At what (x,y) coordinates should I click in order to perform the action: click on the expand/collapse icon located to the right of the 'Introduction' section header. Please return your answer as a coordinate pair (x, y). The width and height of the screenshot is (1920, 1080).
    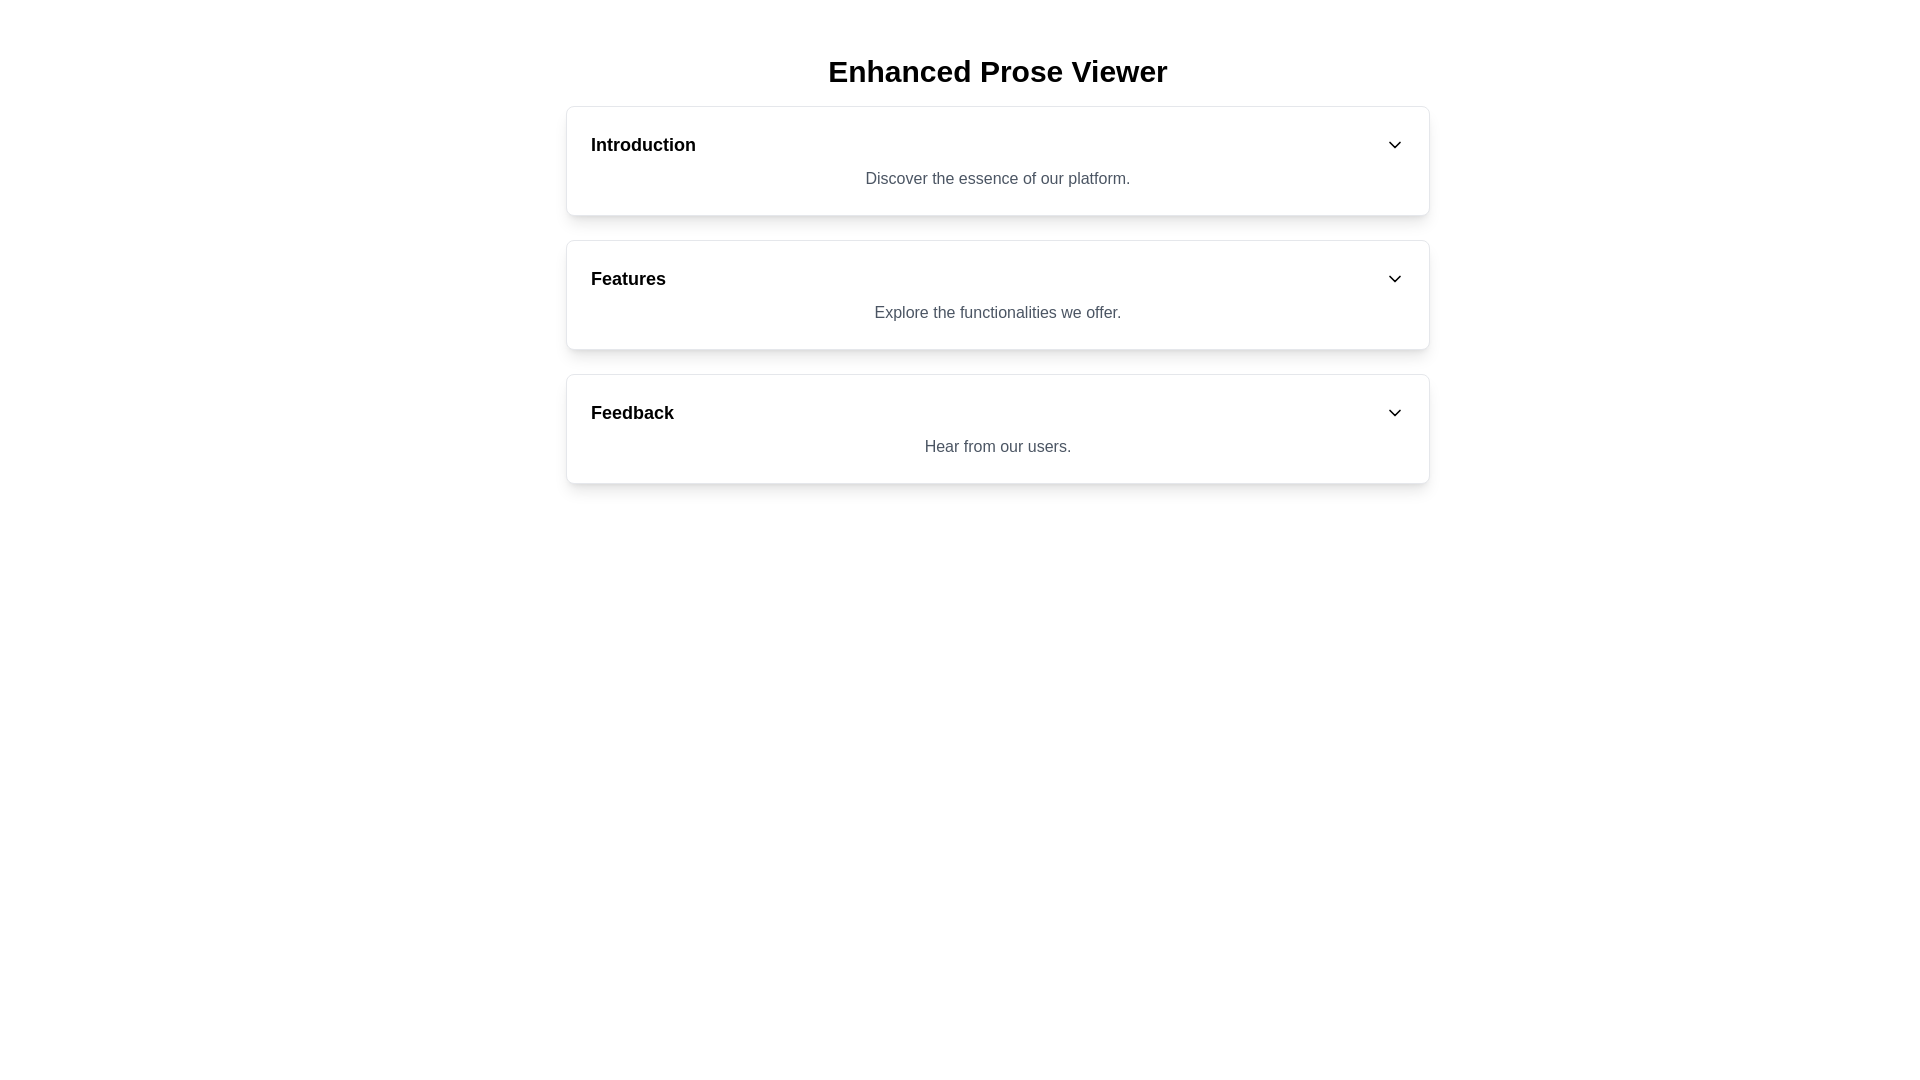
    Looking at the image, I should click on (1394, 144).